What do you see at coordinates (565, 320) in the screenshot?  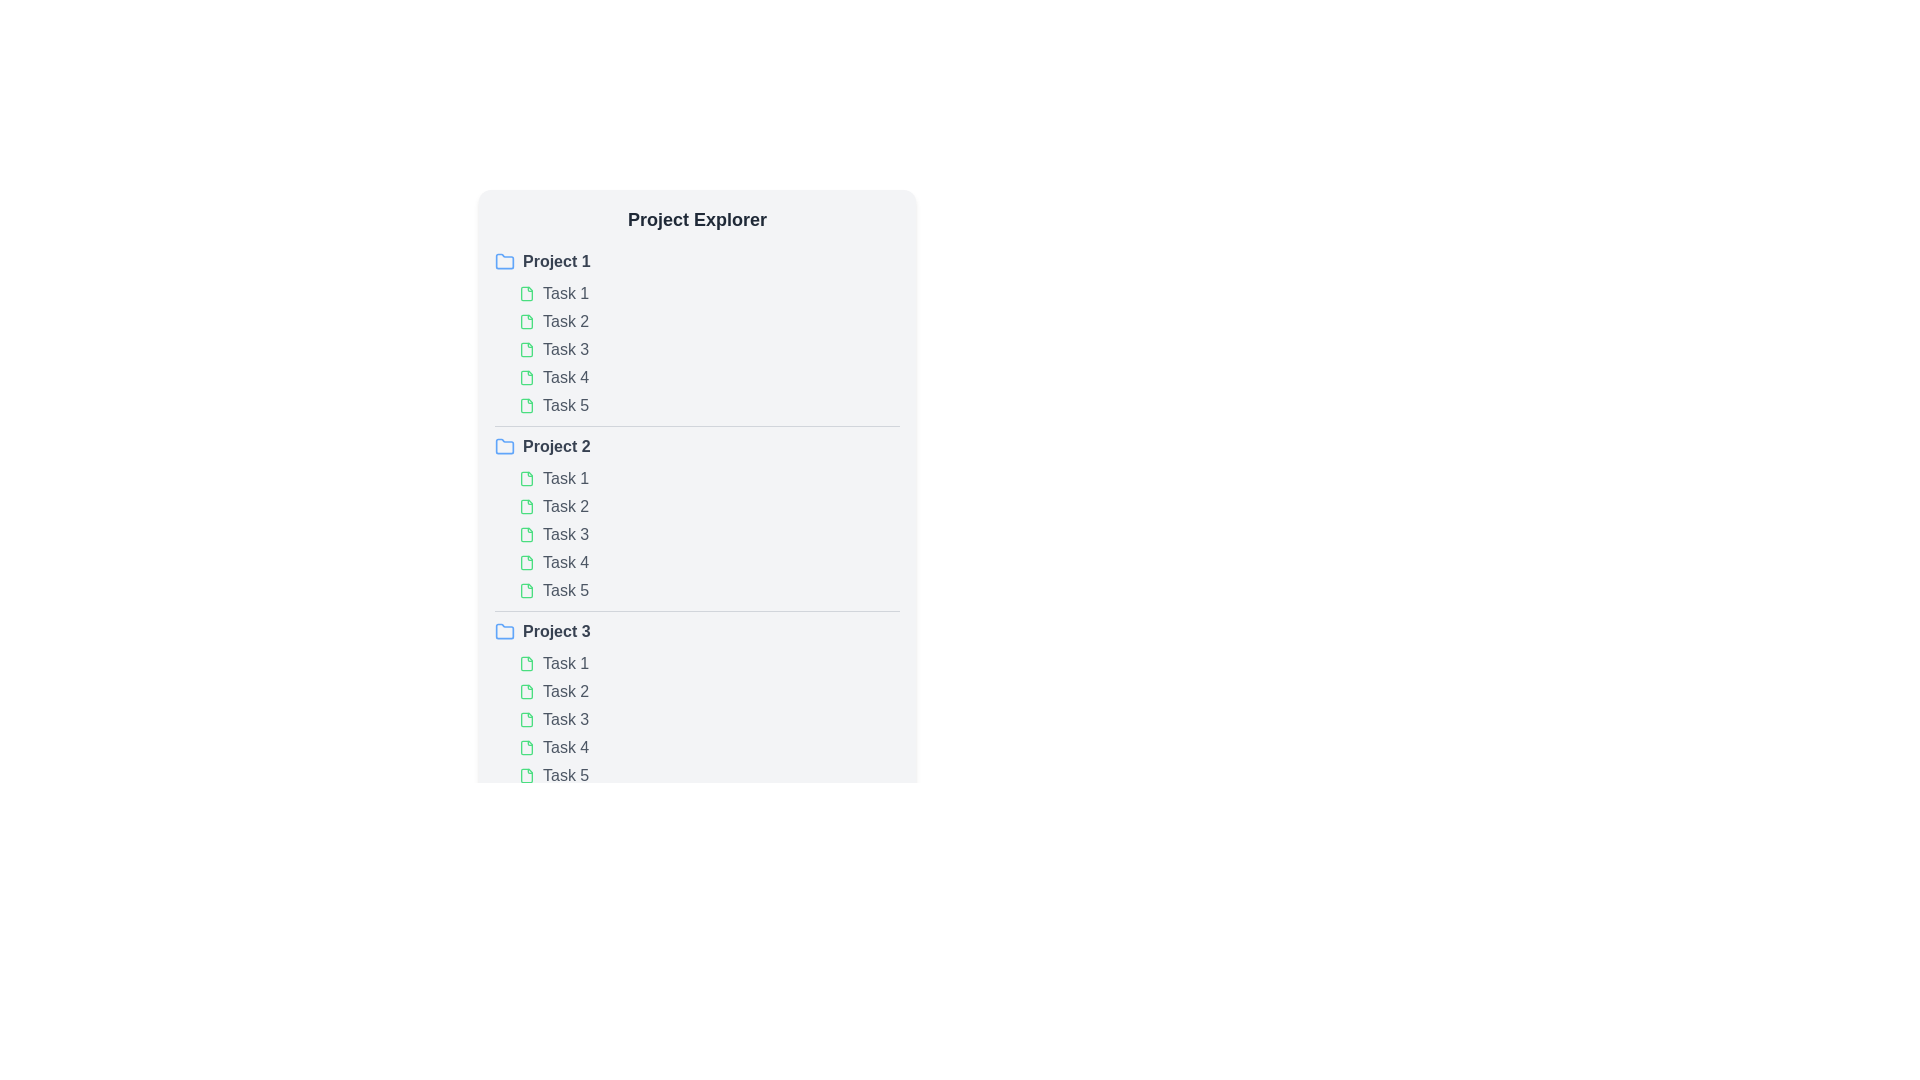 I see `the text label displaying 'Task 2' in the project explorer layout, which is the second task under 'Project 1'` at bounding box center [565, 320].